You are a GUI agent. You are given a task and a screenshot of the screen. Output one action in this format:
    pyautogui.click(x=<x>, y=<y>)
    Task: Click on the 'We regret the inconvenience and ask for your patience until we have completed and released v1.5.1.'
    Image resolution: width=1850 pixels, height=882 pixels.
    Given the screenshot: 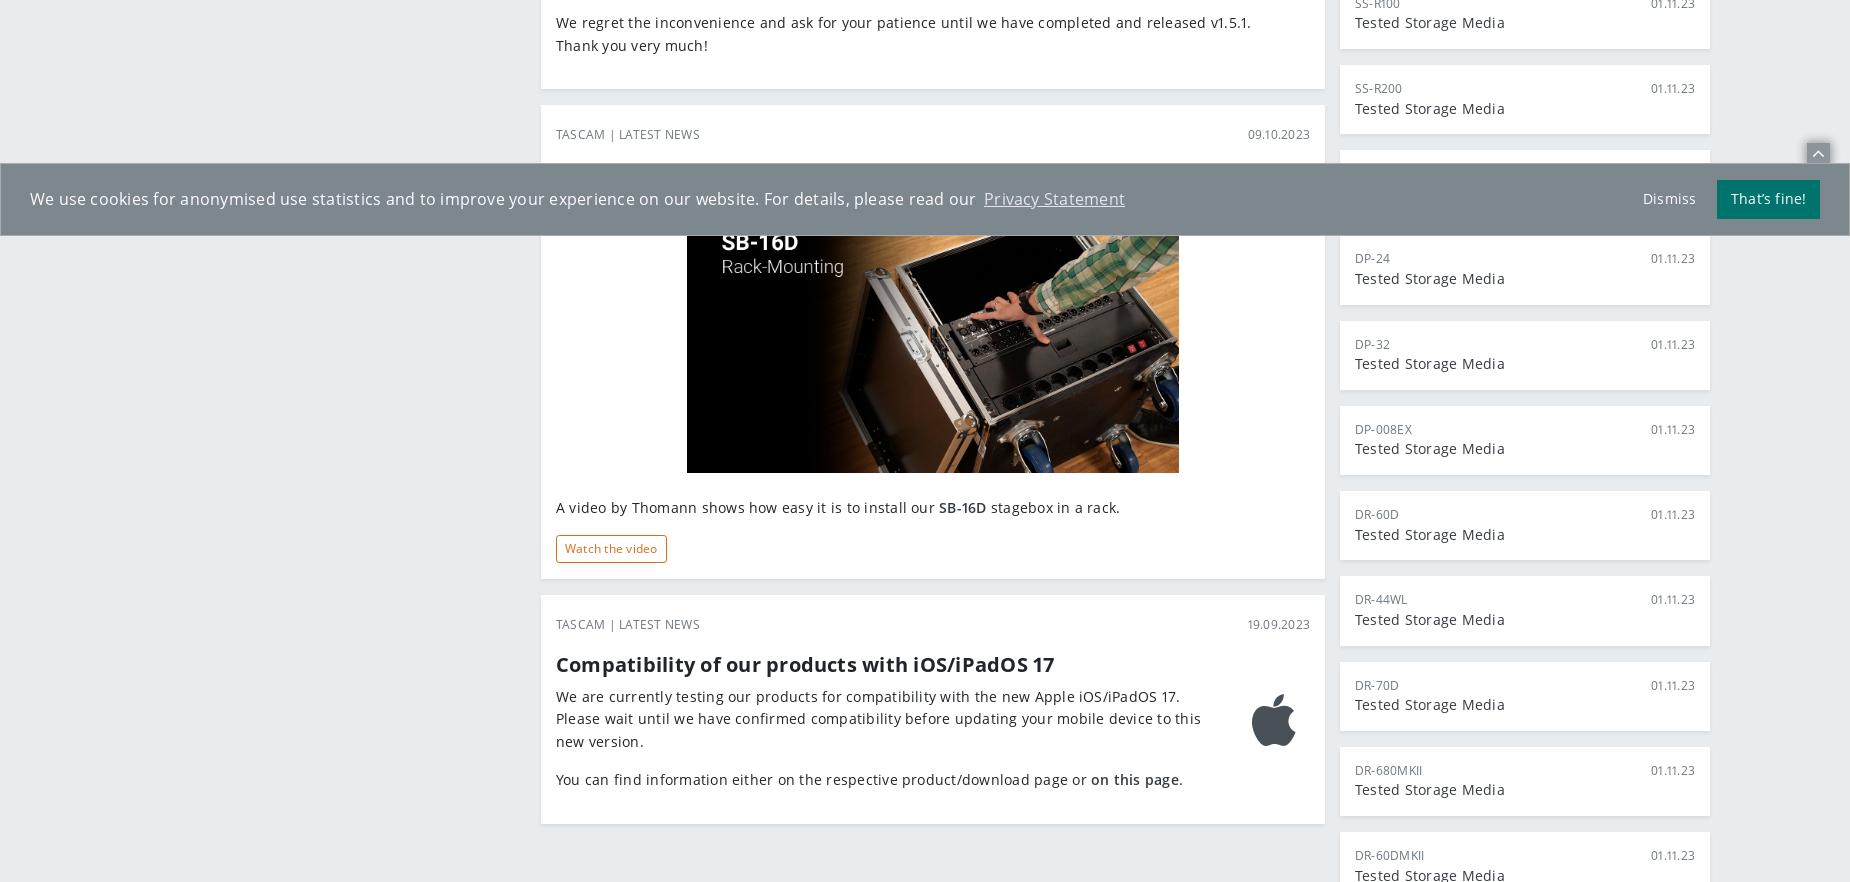 What is the action you would take?
    pyautogui.click(x=903, y=22)
    